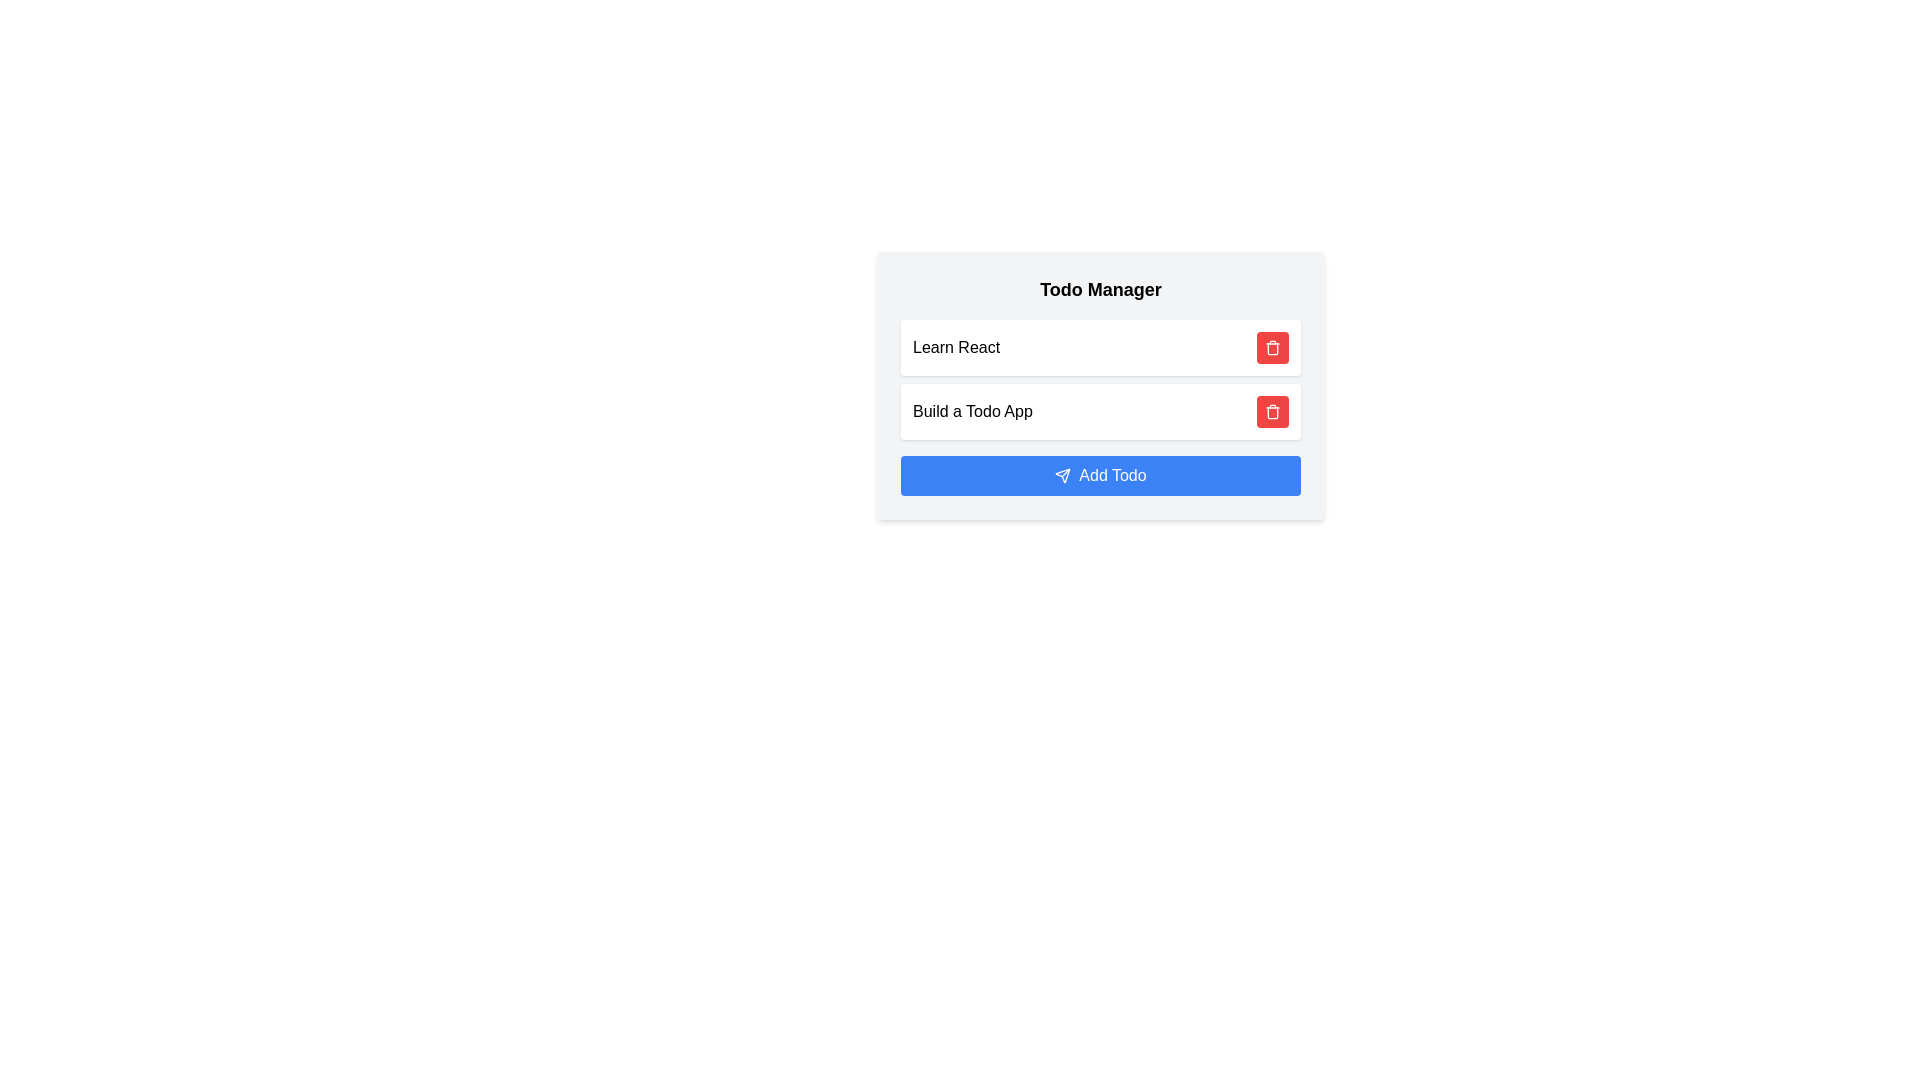 This screenshot has height=1080, width=1920. I want to click on the second trash can icon button, which has a red background and is located at the rightmost end of the 'Build a Todo App' task entry in the todo list manager interface, so click(1271, 411).